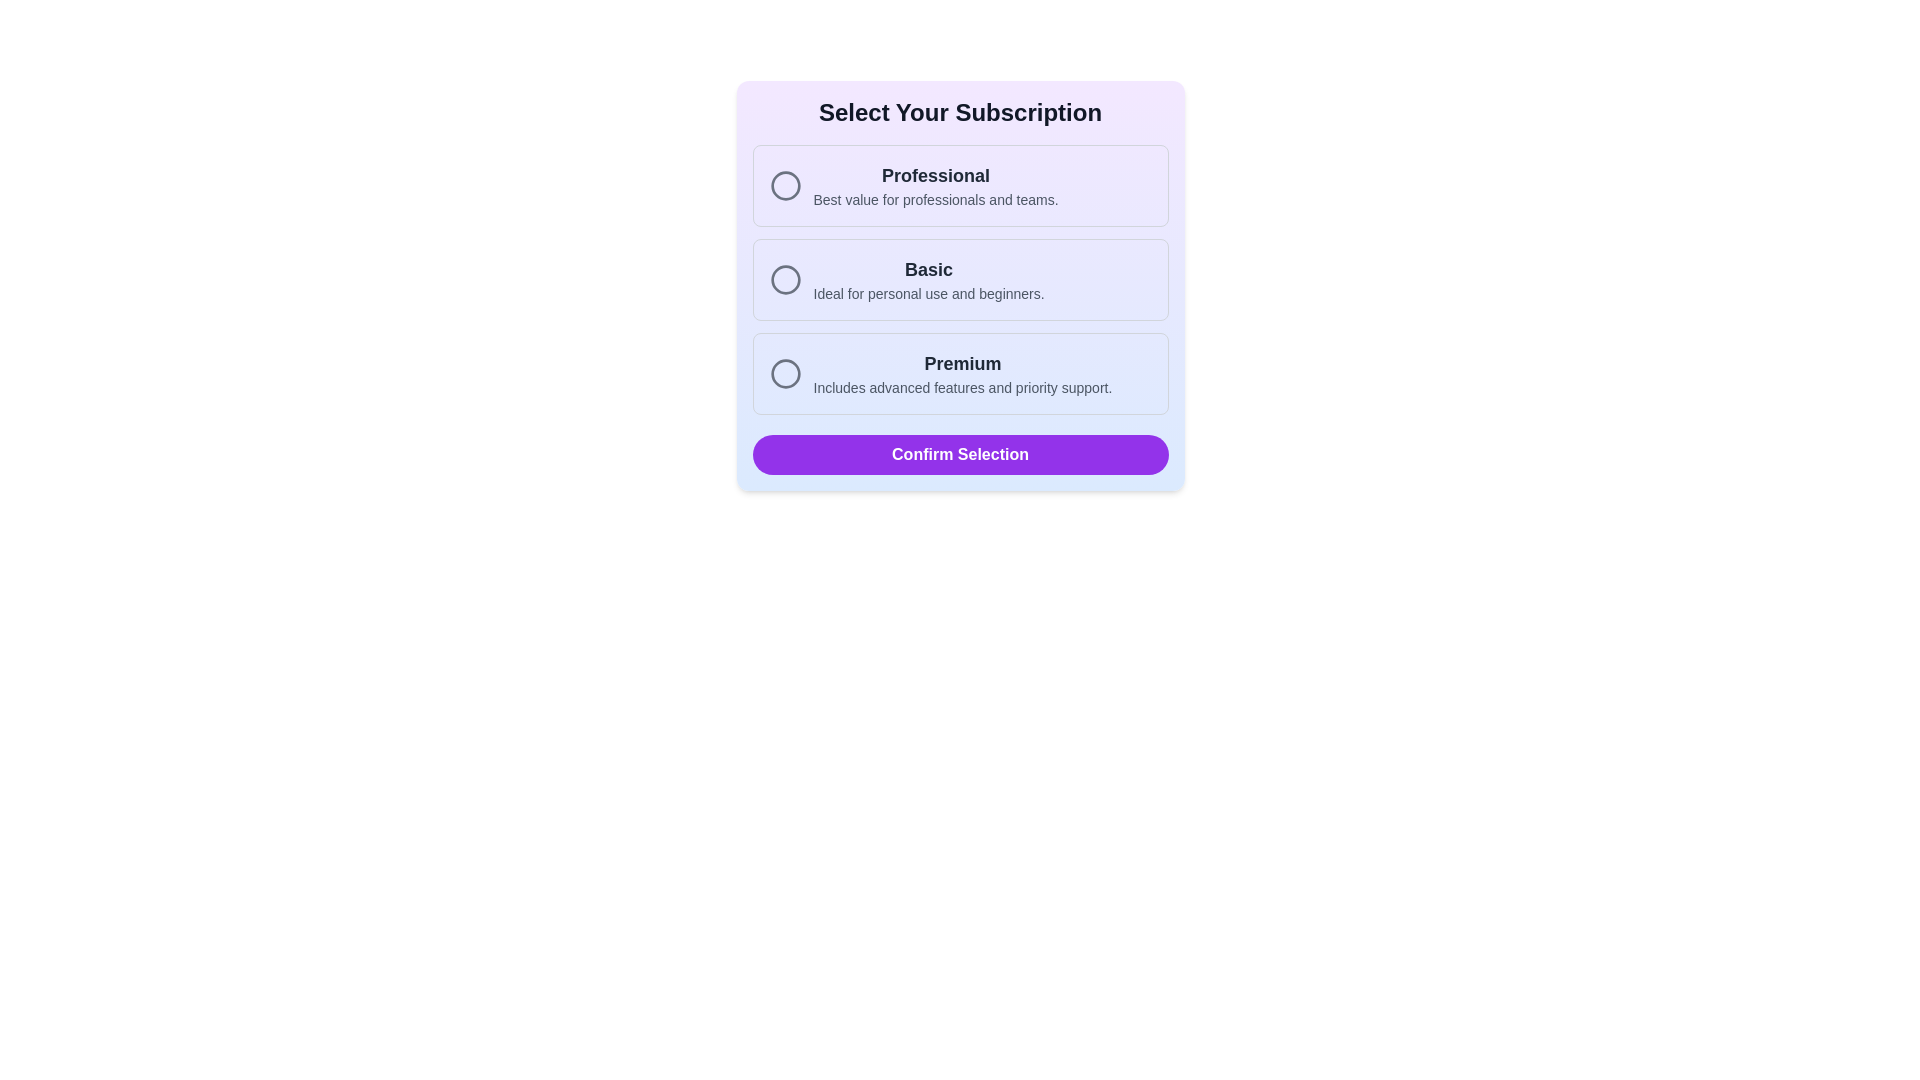 This screenshot has width=1920, height=1080. I want to click on the text label displaying 'Best value for professionals and teams.' which is located below the header 'Professional' in the subscription option card, so click(935, 200).